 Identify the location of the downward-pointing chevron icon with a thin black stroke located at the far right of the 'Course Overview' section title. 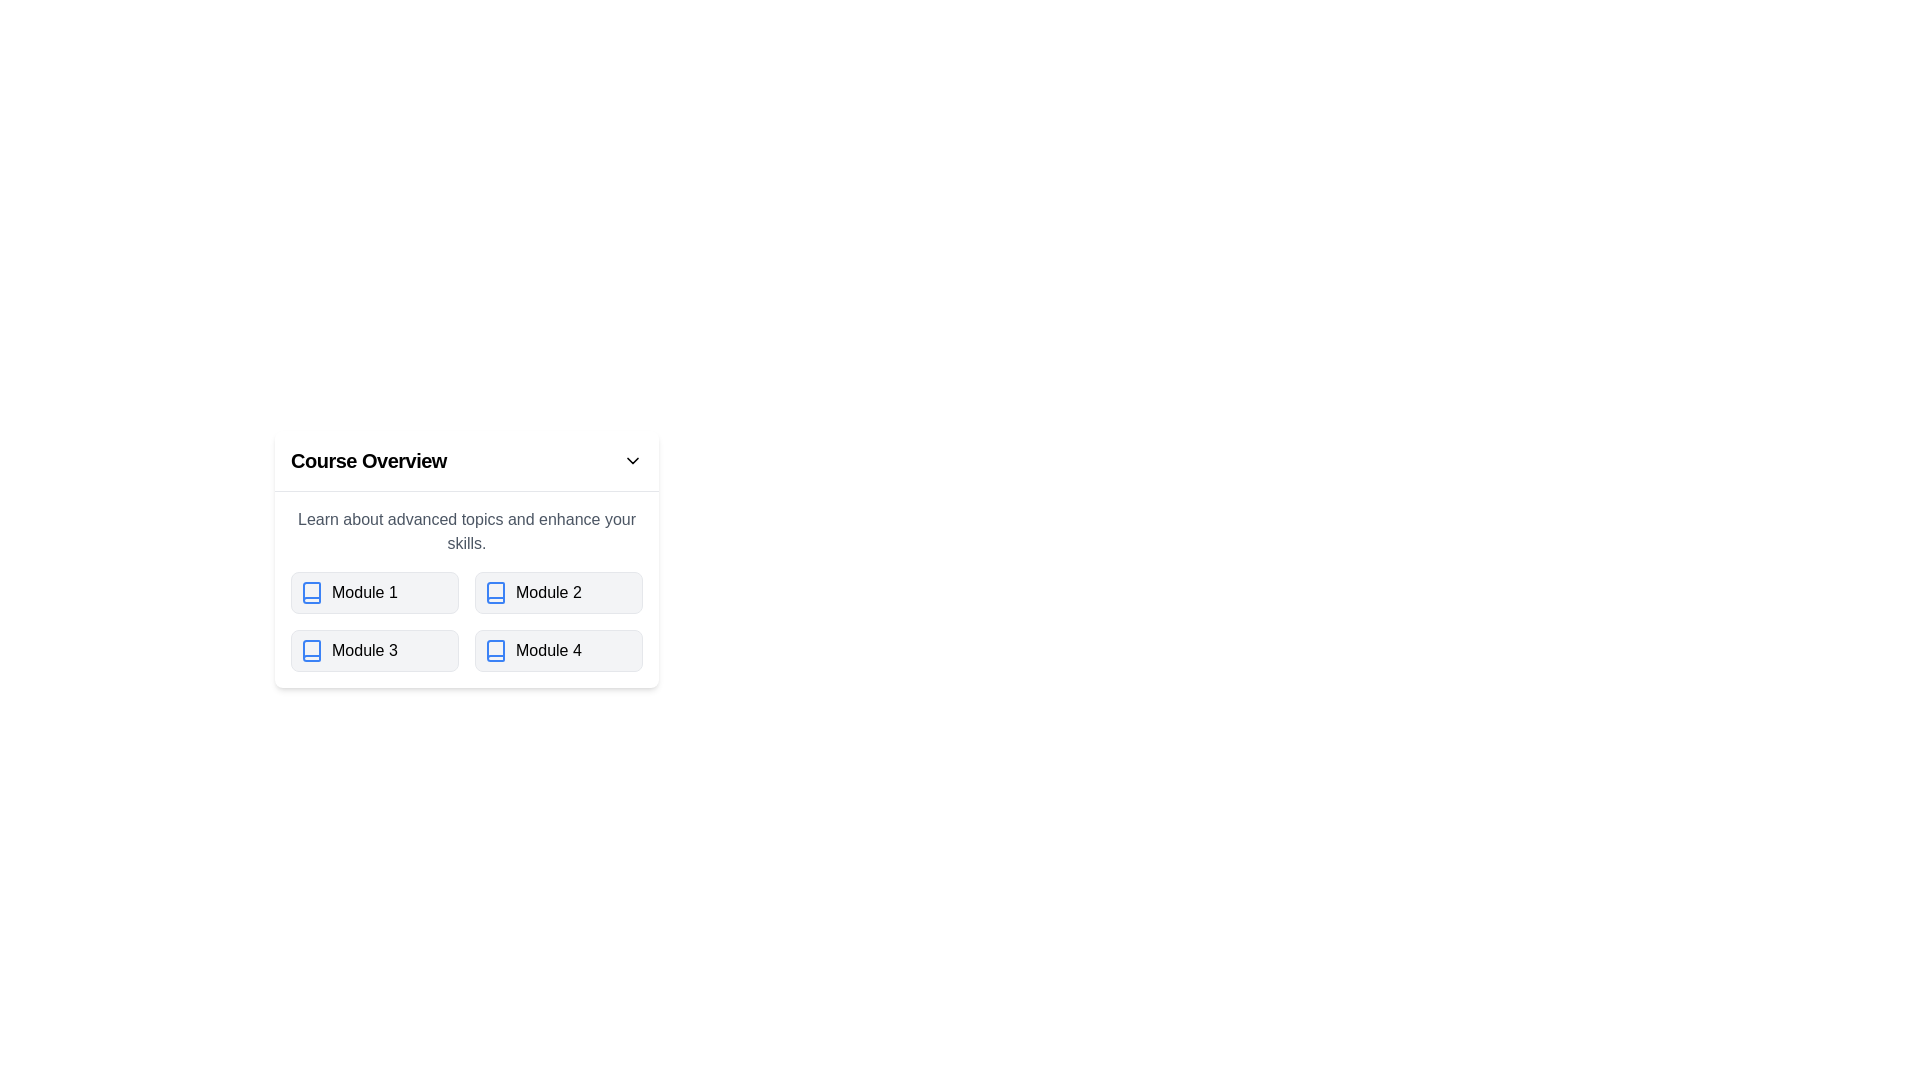
(632, 461).